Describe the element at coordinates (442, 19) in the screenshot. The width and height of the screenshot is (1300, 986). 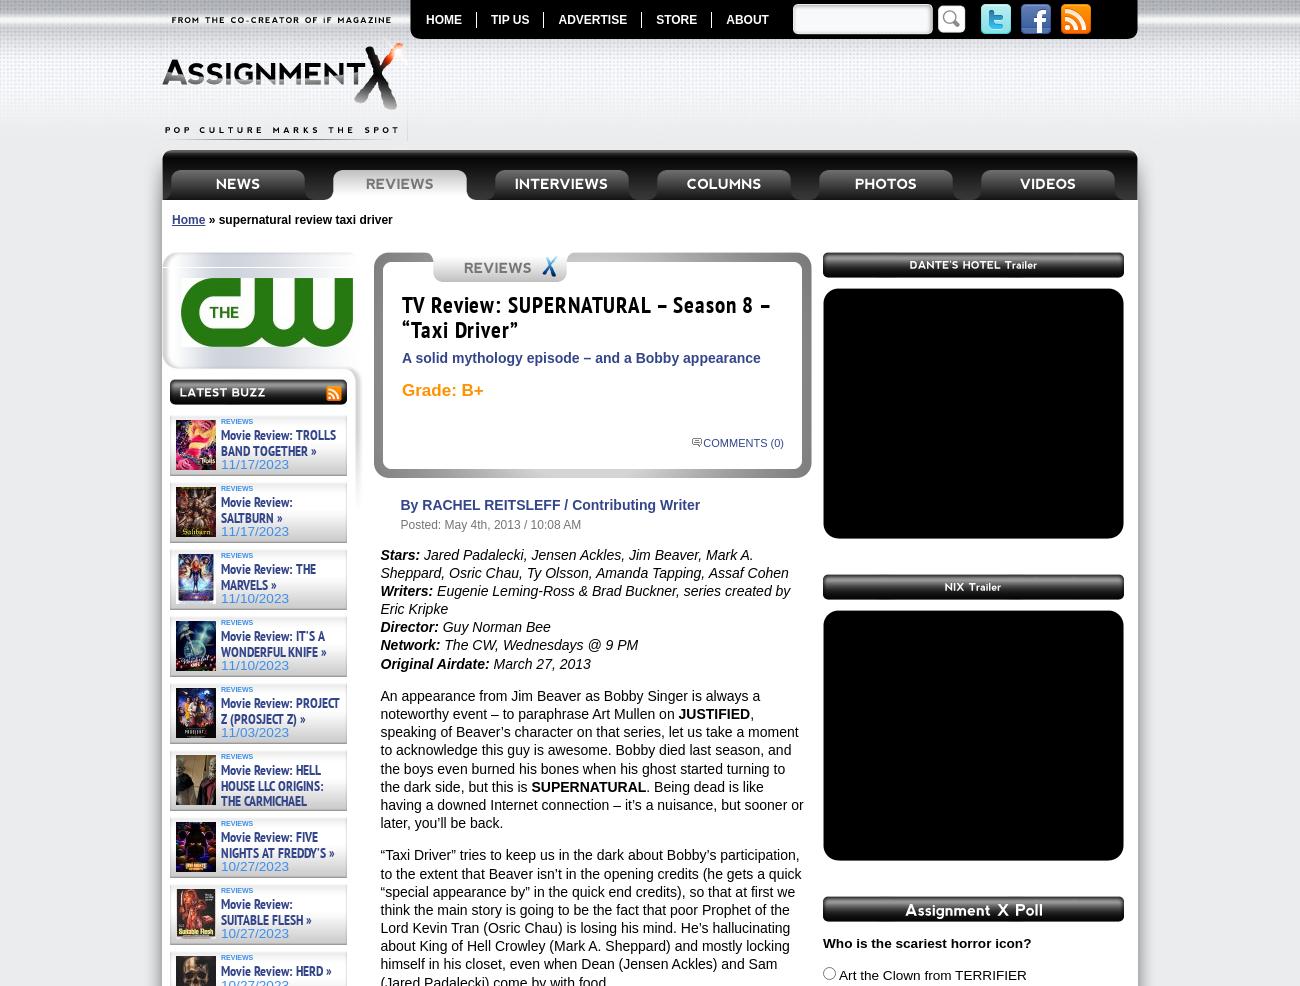
I see `'HOME'` at that location.